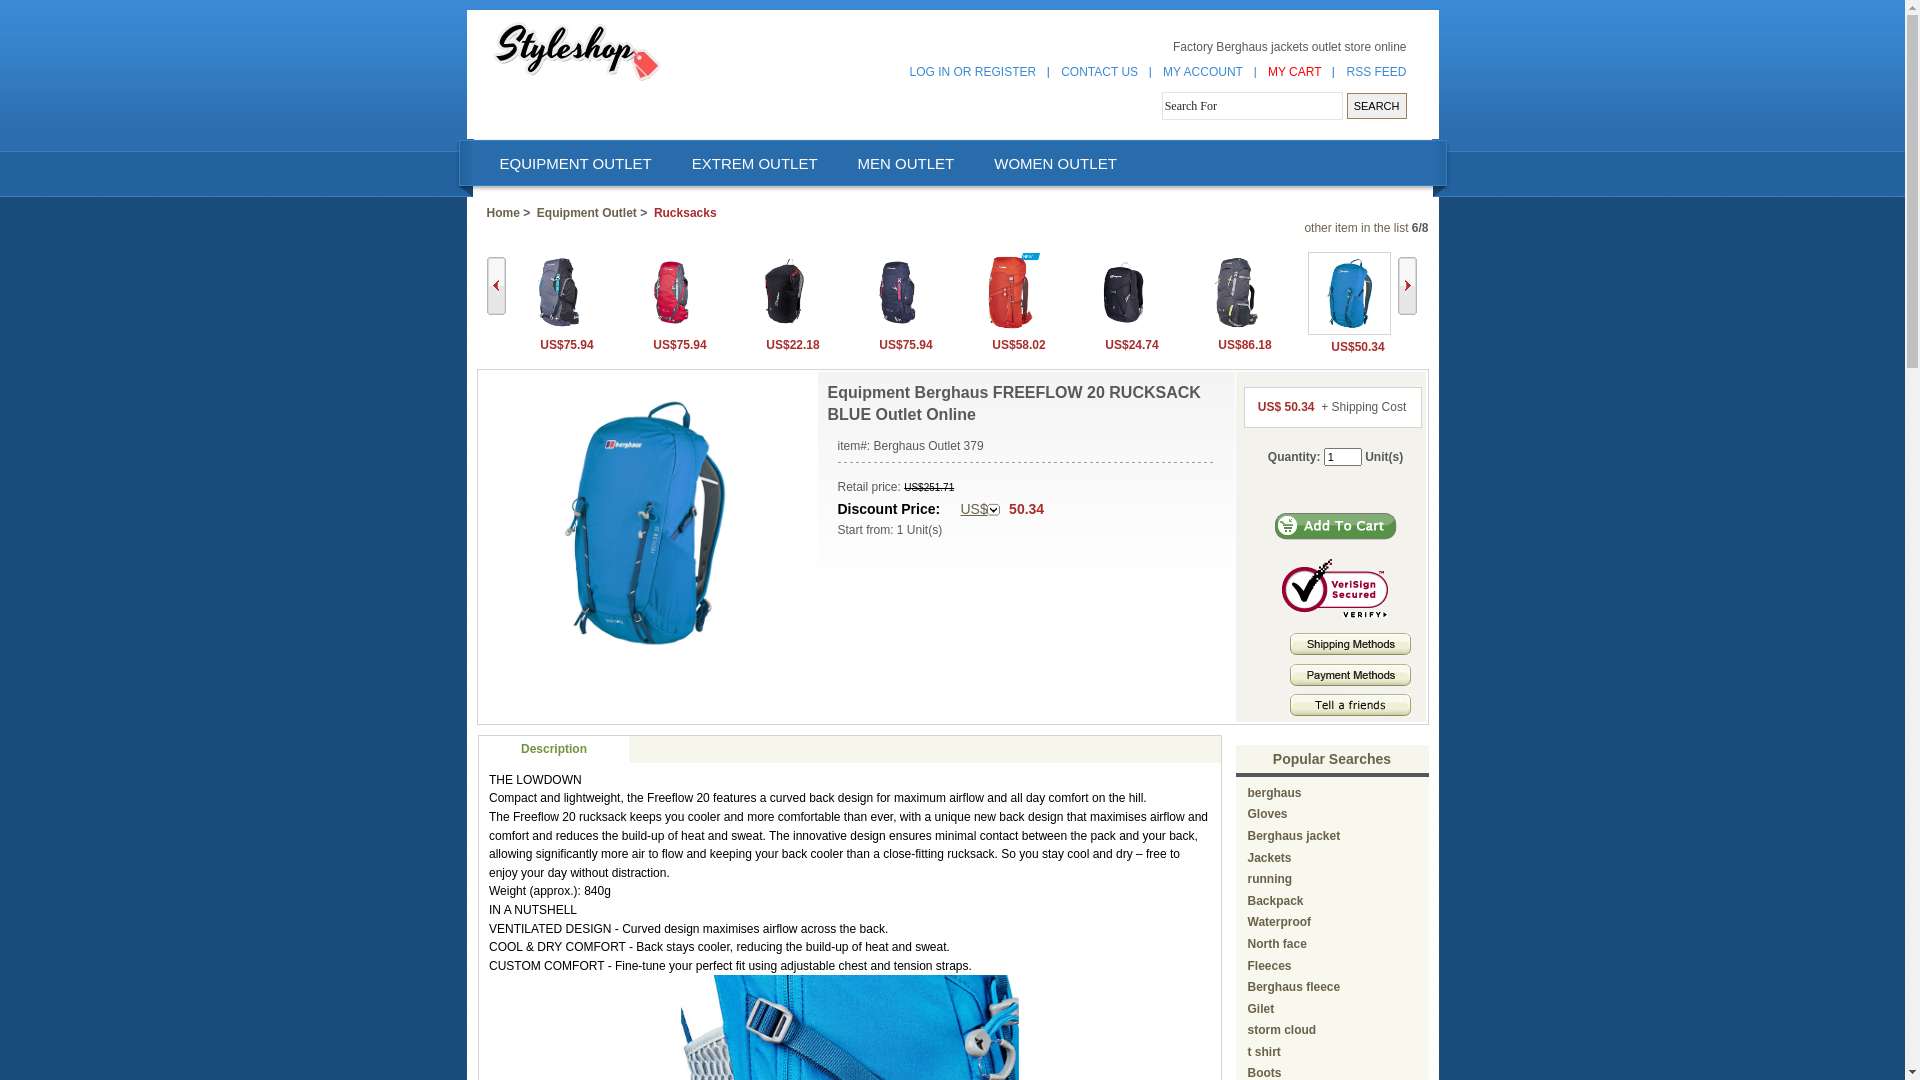 Image resolution: width=1920 pixels, height=1080 pixels. I want to click on ' Equipment Berghaus FREEFLOW 20 RUCKSACK BLUE Outlet Online ', so click(644, 522).